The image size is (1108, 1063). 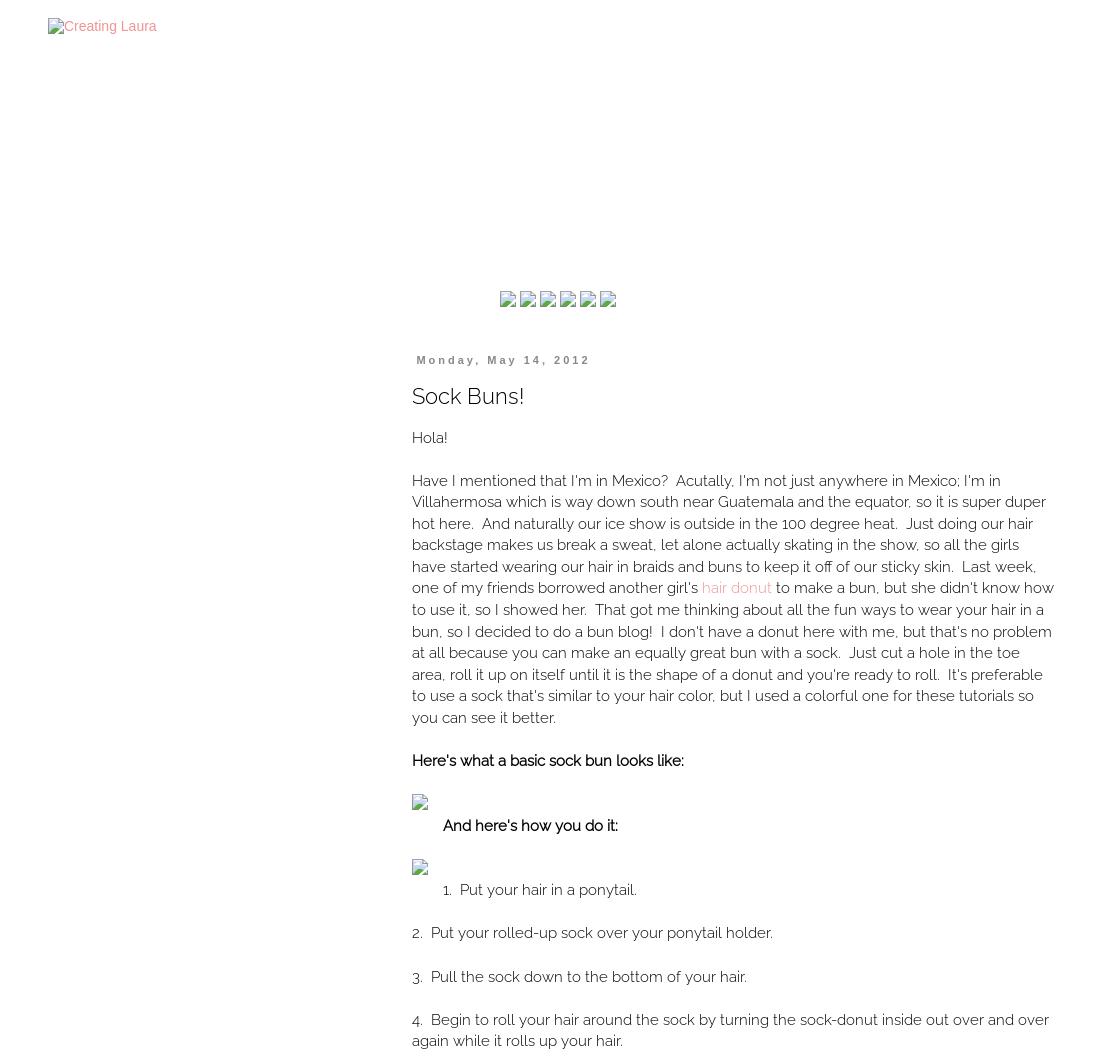 I want to click on 'Here's what a basic sock bun looks like:', so click(x=547, y=759).